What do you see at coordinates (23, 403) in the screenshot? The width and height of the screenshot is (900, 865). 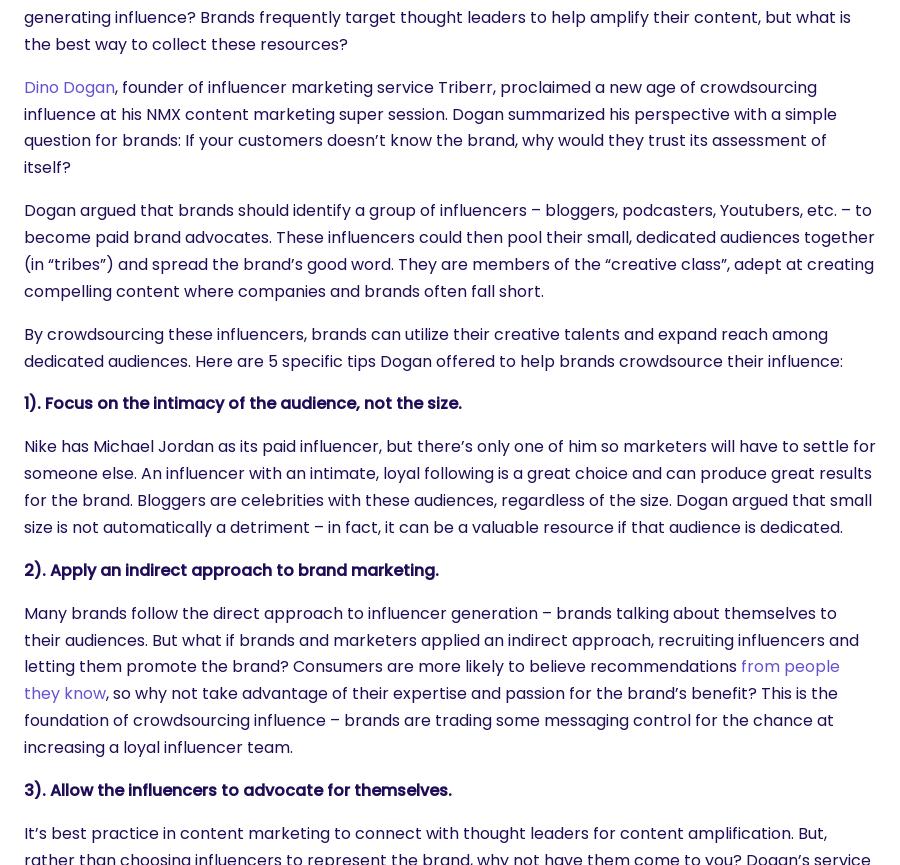 I see `'1). Focus on the intimacy of the audience, not the size.'` at bounding box center [23, 403].